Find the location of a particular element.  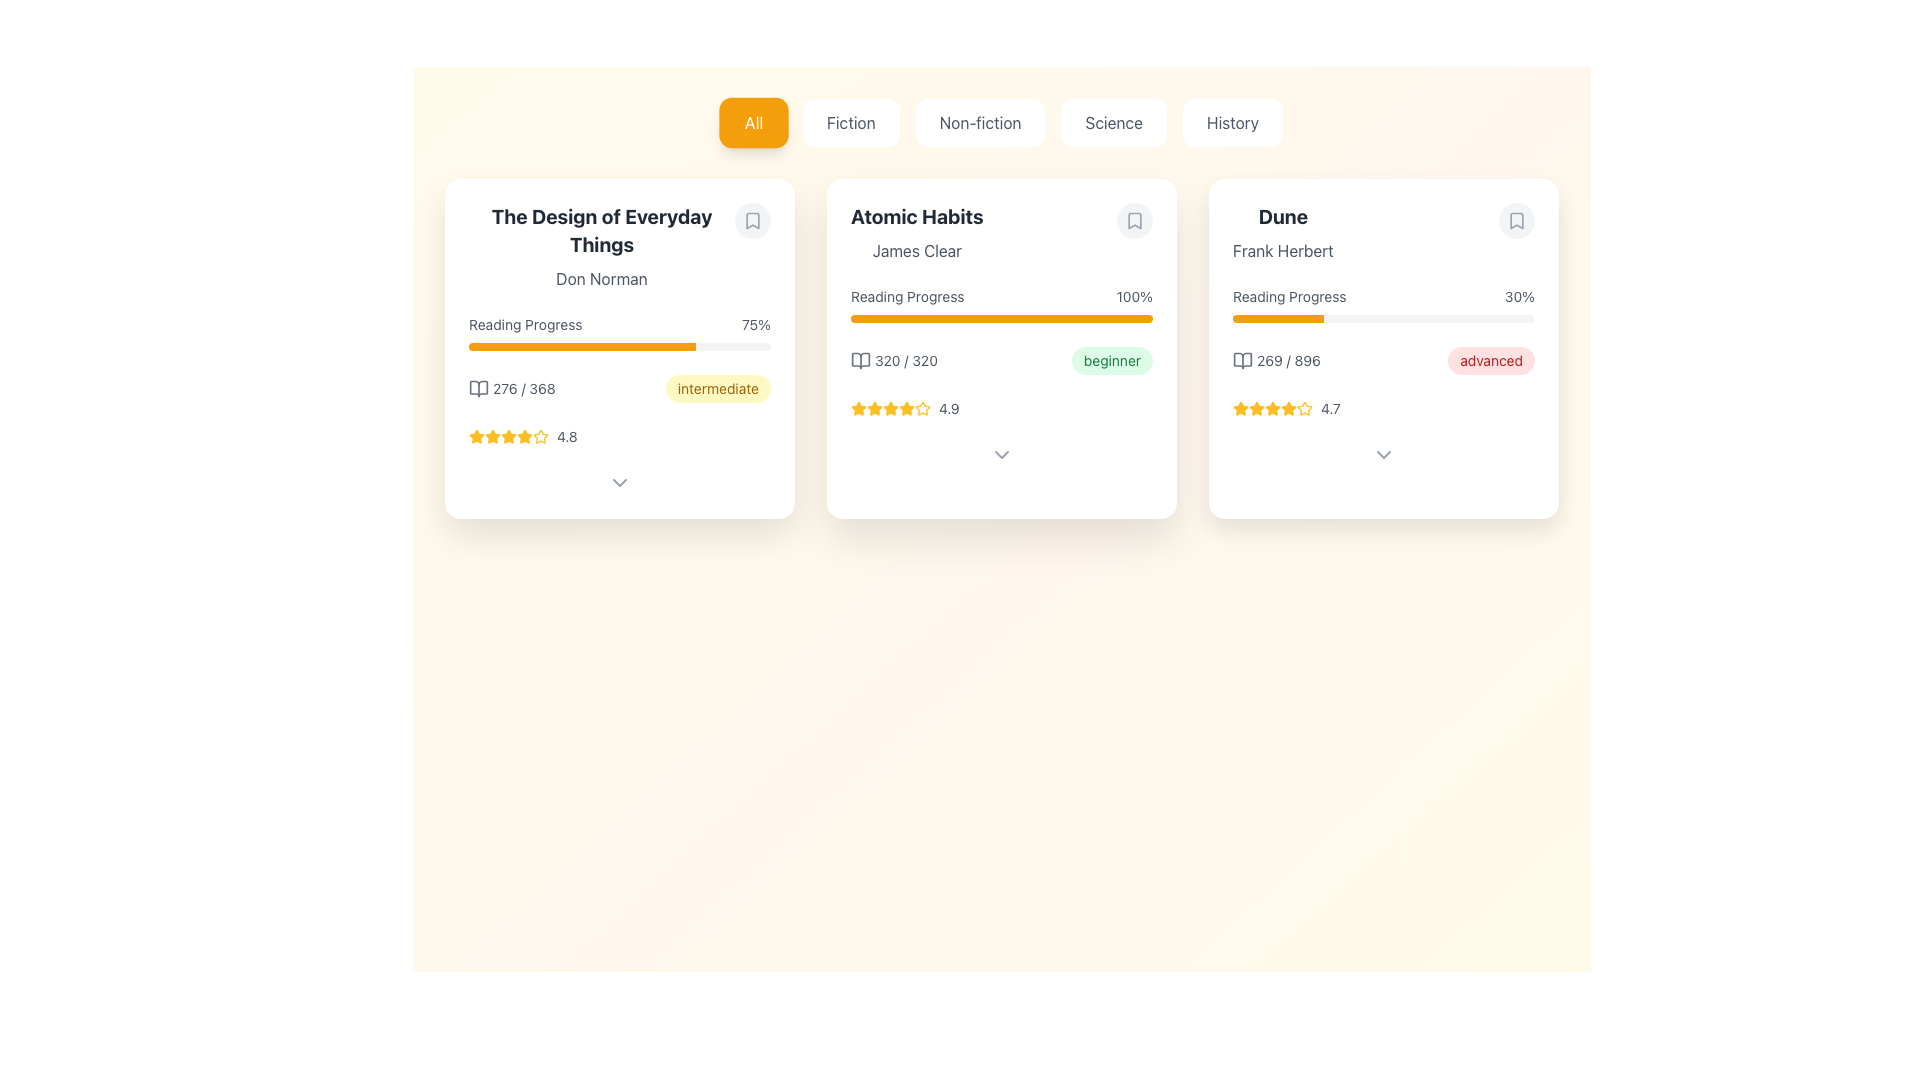

information displayed in the composite element showing the reading progress of the book 'Dune', which includes the current page and the difficulty level indicated as 'advanced' is located at coordinates (1382, 361).